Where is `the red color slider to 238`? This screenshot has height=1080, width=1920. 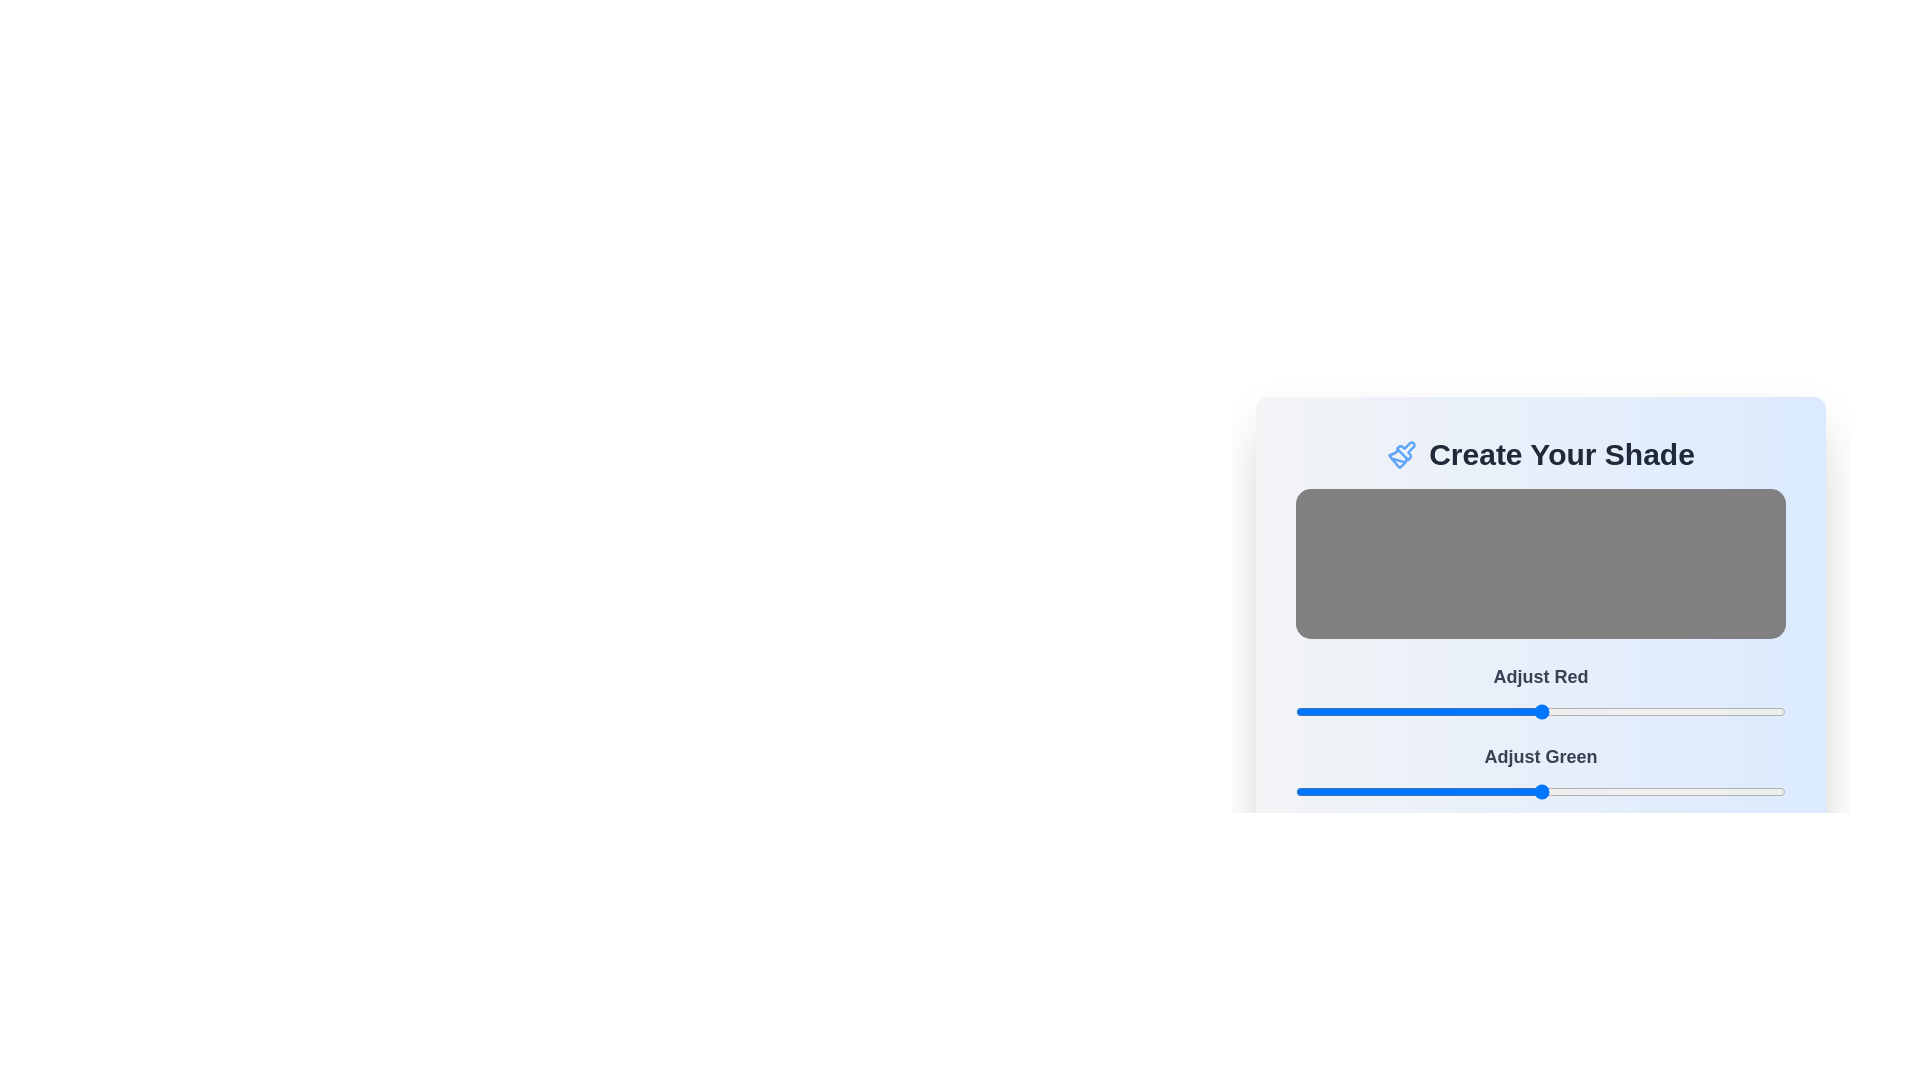 the red color slider to 238 is located at coordinates (1752, 711).